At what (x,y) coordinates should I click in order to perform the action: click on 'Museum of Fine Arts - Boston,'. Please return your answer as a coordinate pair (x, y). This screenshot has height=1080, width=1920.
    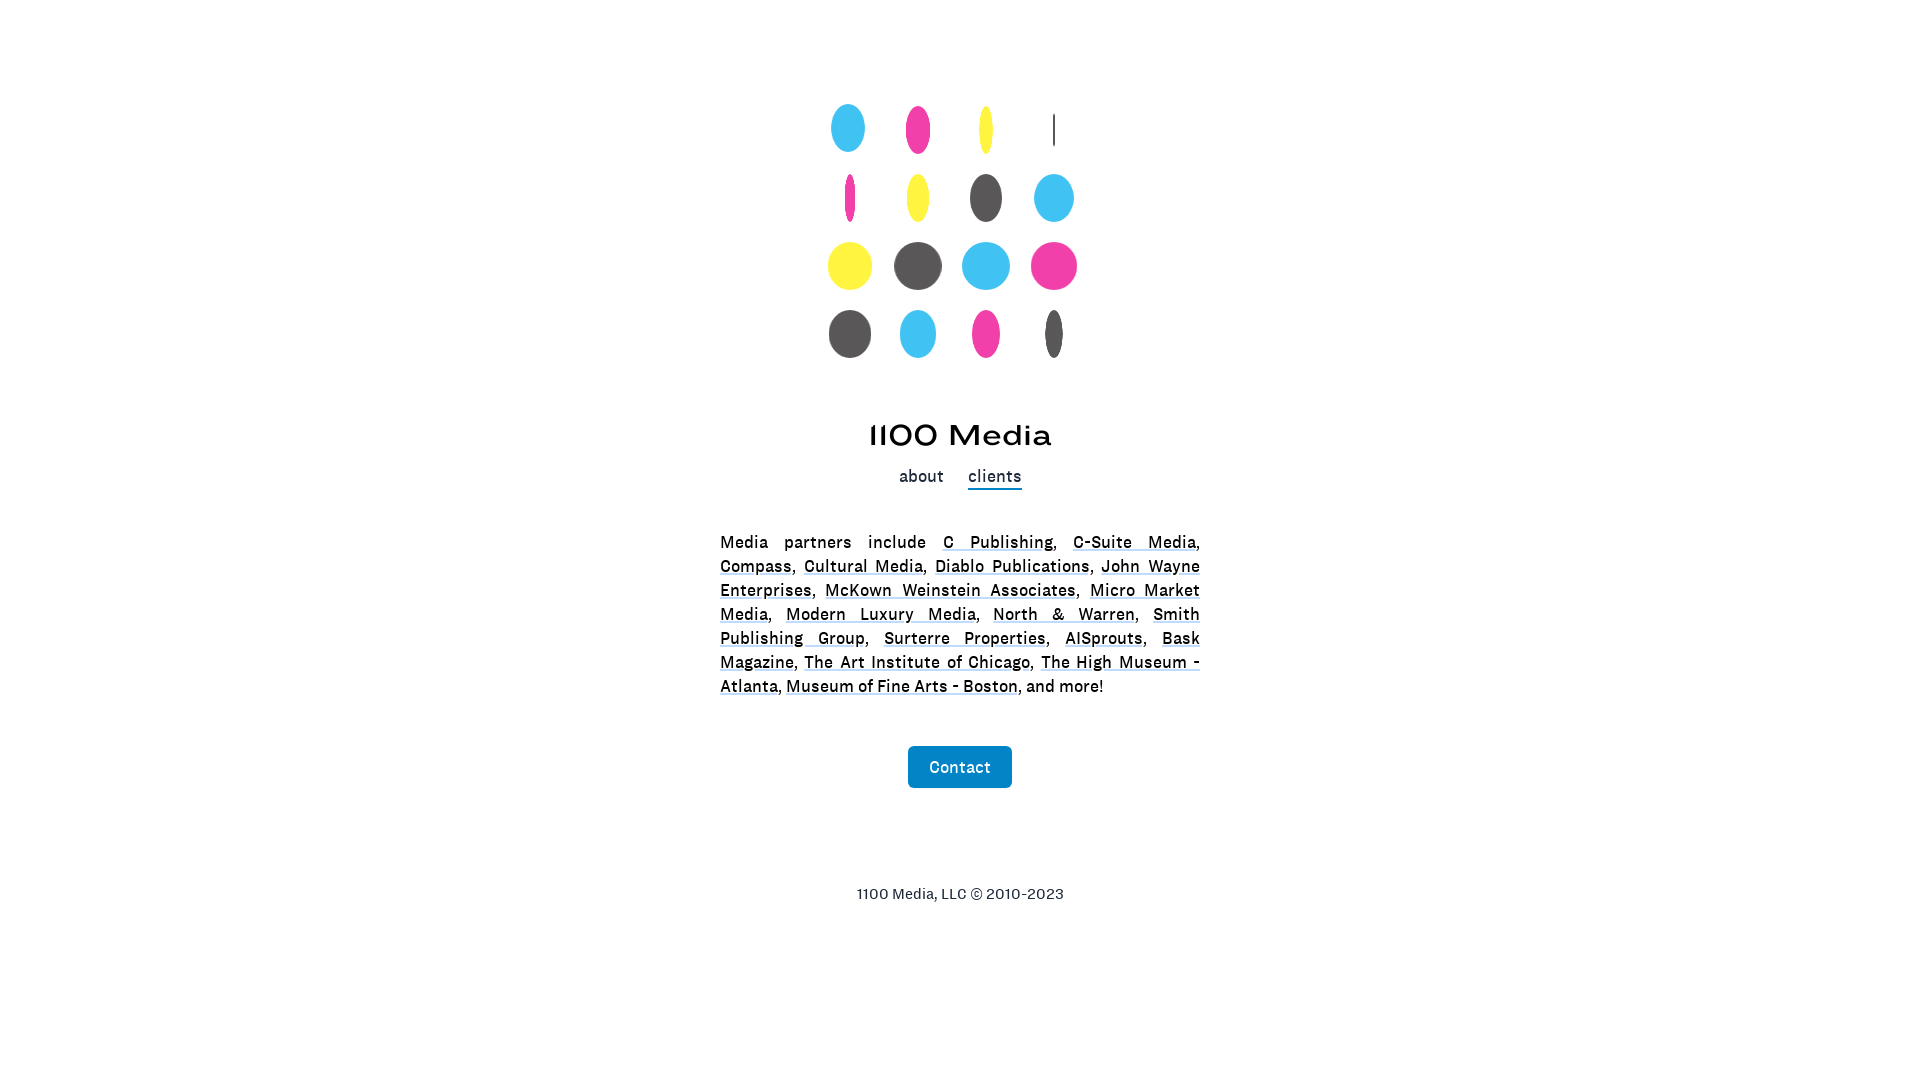
    Looking at the image, I should click on (785, 685).